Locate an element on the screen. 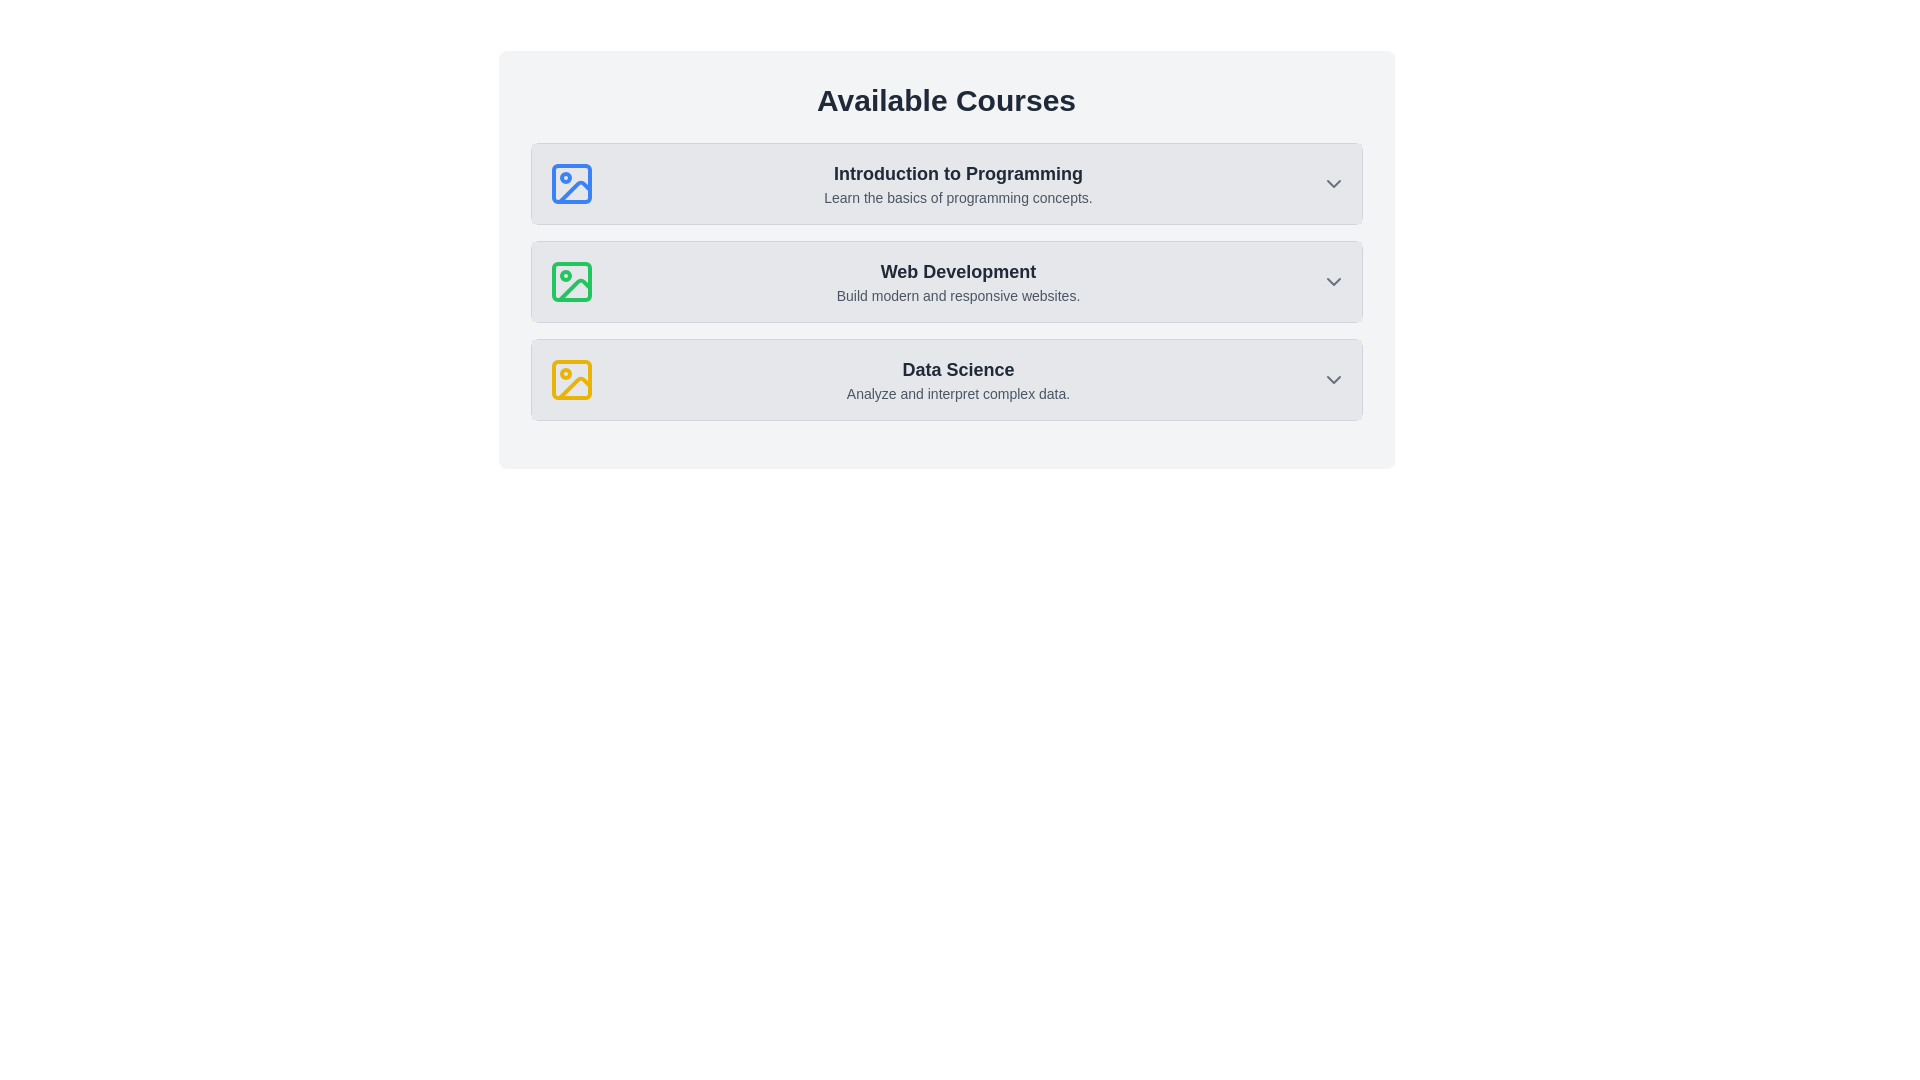 The width and height of the screenshot is (1920, 1080). the 'Data Science' course selection list item, which features a bold title and a lighter subtitle, located in the third row of the course selection area is located at coordinates (957, 380).